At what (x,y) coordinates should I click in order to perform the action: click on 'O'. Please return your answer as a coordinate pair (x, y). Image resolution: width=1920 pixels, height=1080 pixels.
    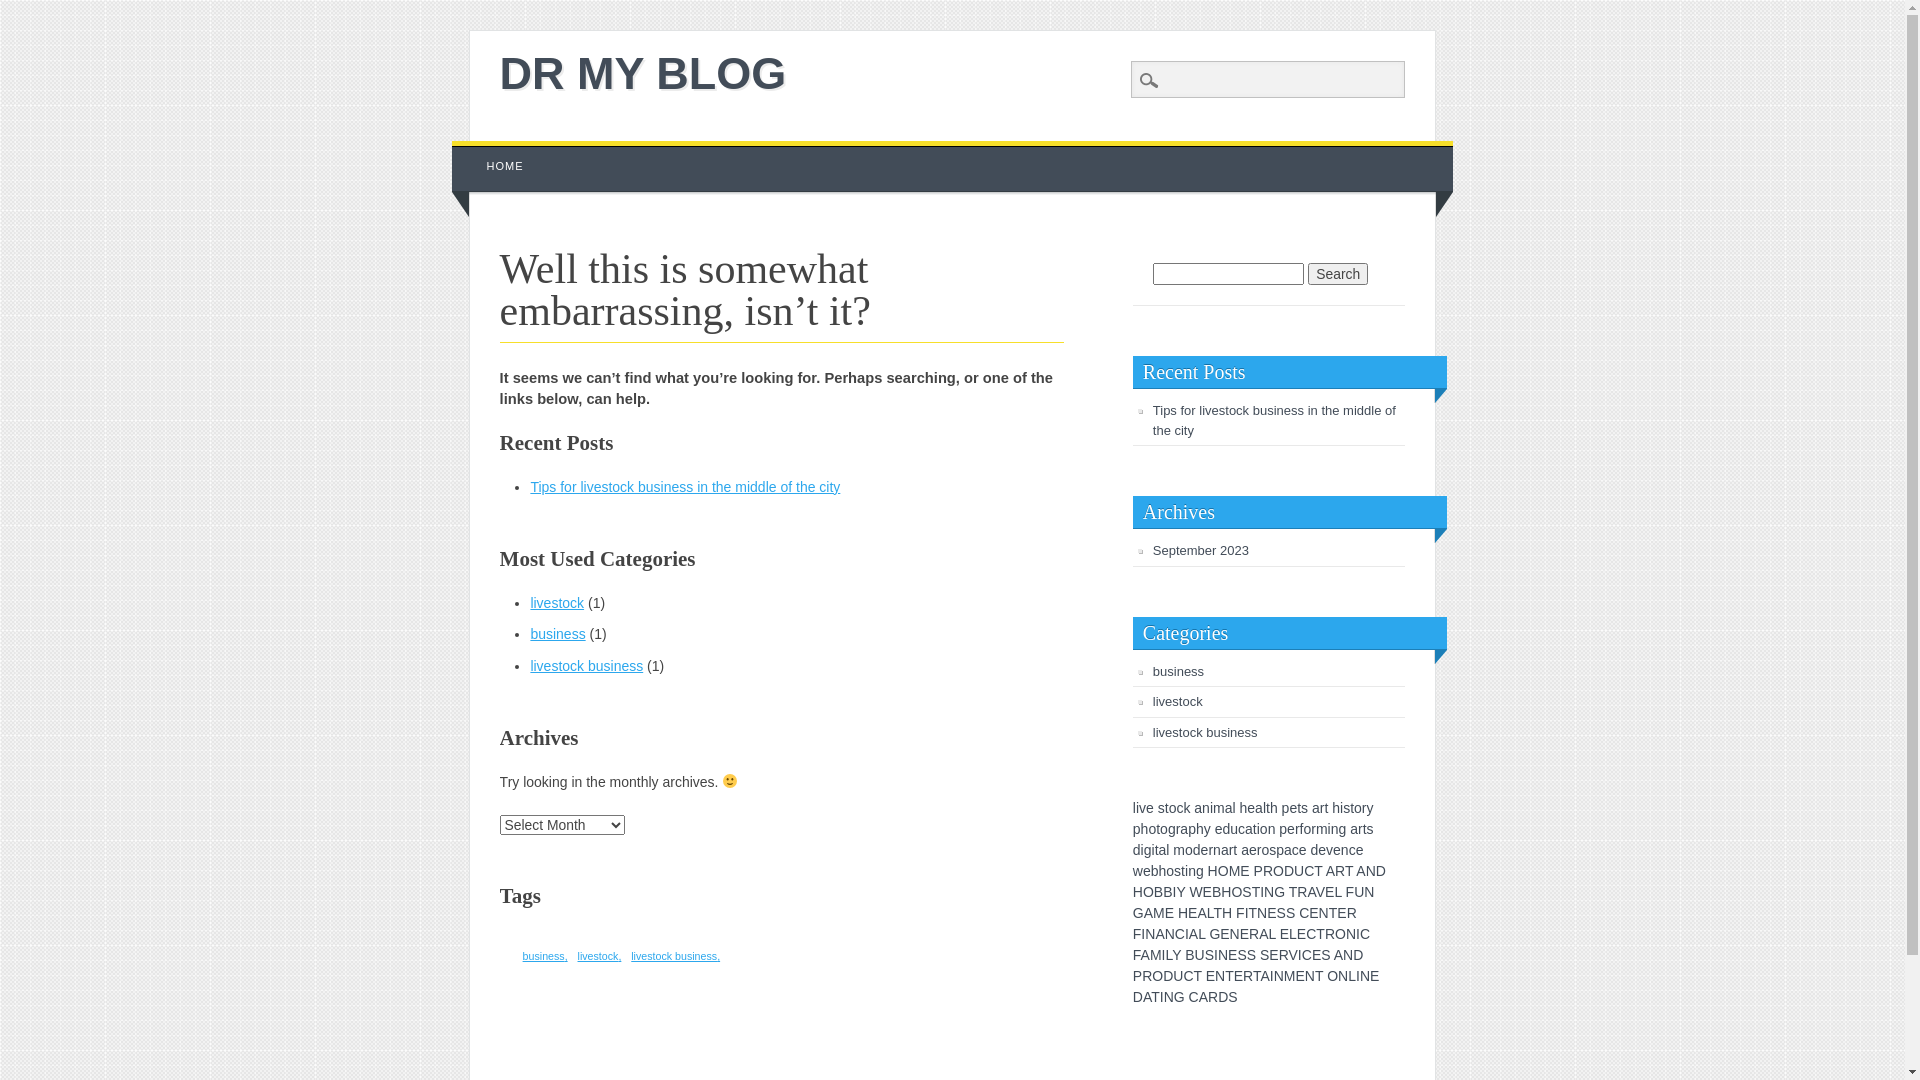
    Looking at the image, I should click on (1332, 974).